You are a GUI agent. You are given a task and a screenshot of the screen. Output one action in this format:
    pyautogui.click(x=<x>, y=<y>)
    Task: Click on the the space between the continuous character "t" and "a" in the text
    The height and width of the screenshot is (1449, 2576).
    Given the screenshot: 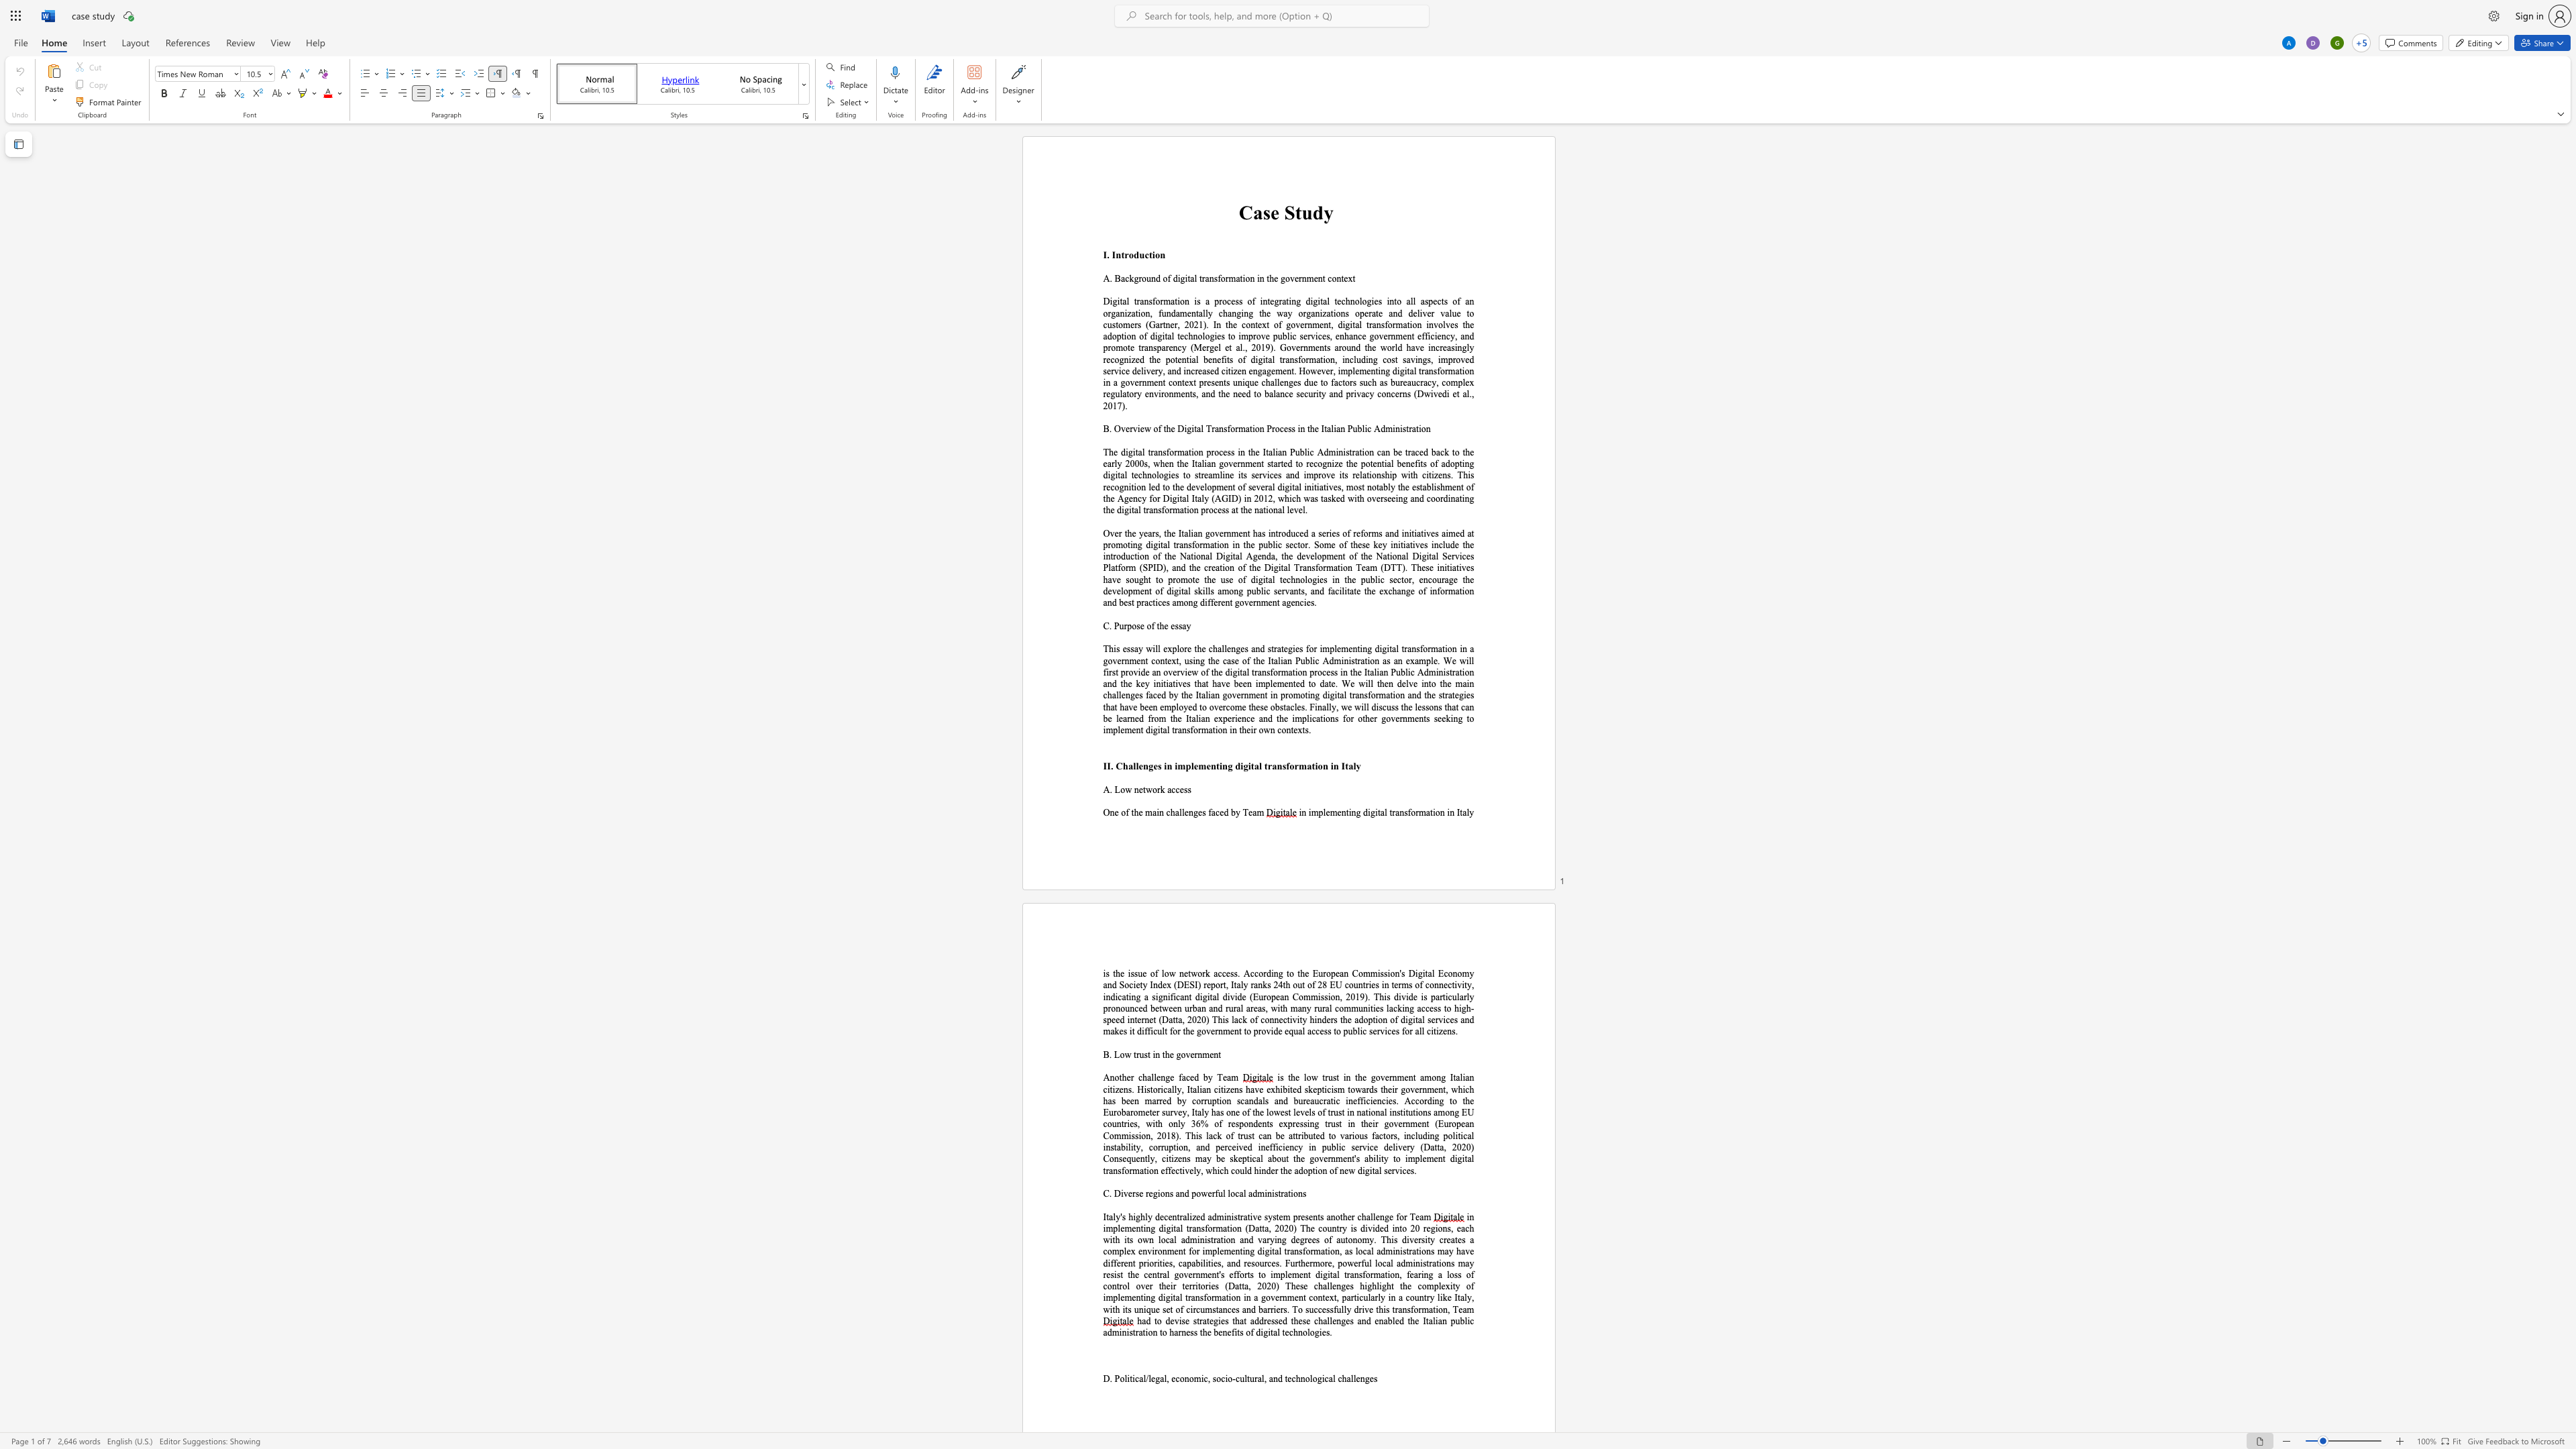 What is the action you would take?
    pyautogui.click(x=1417, y=1018)
    